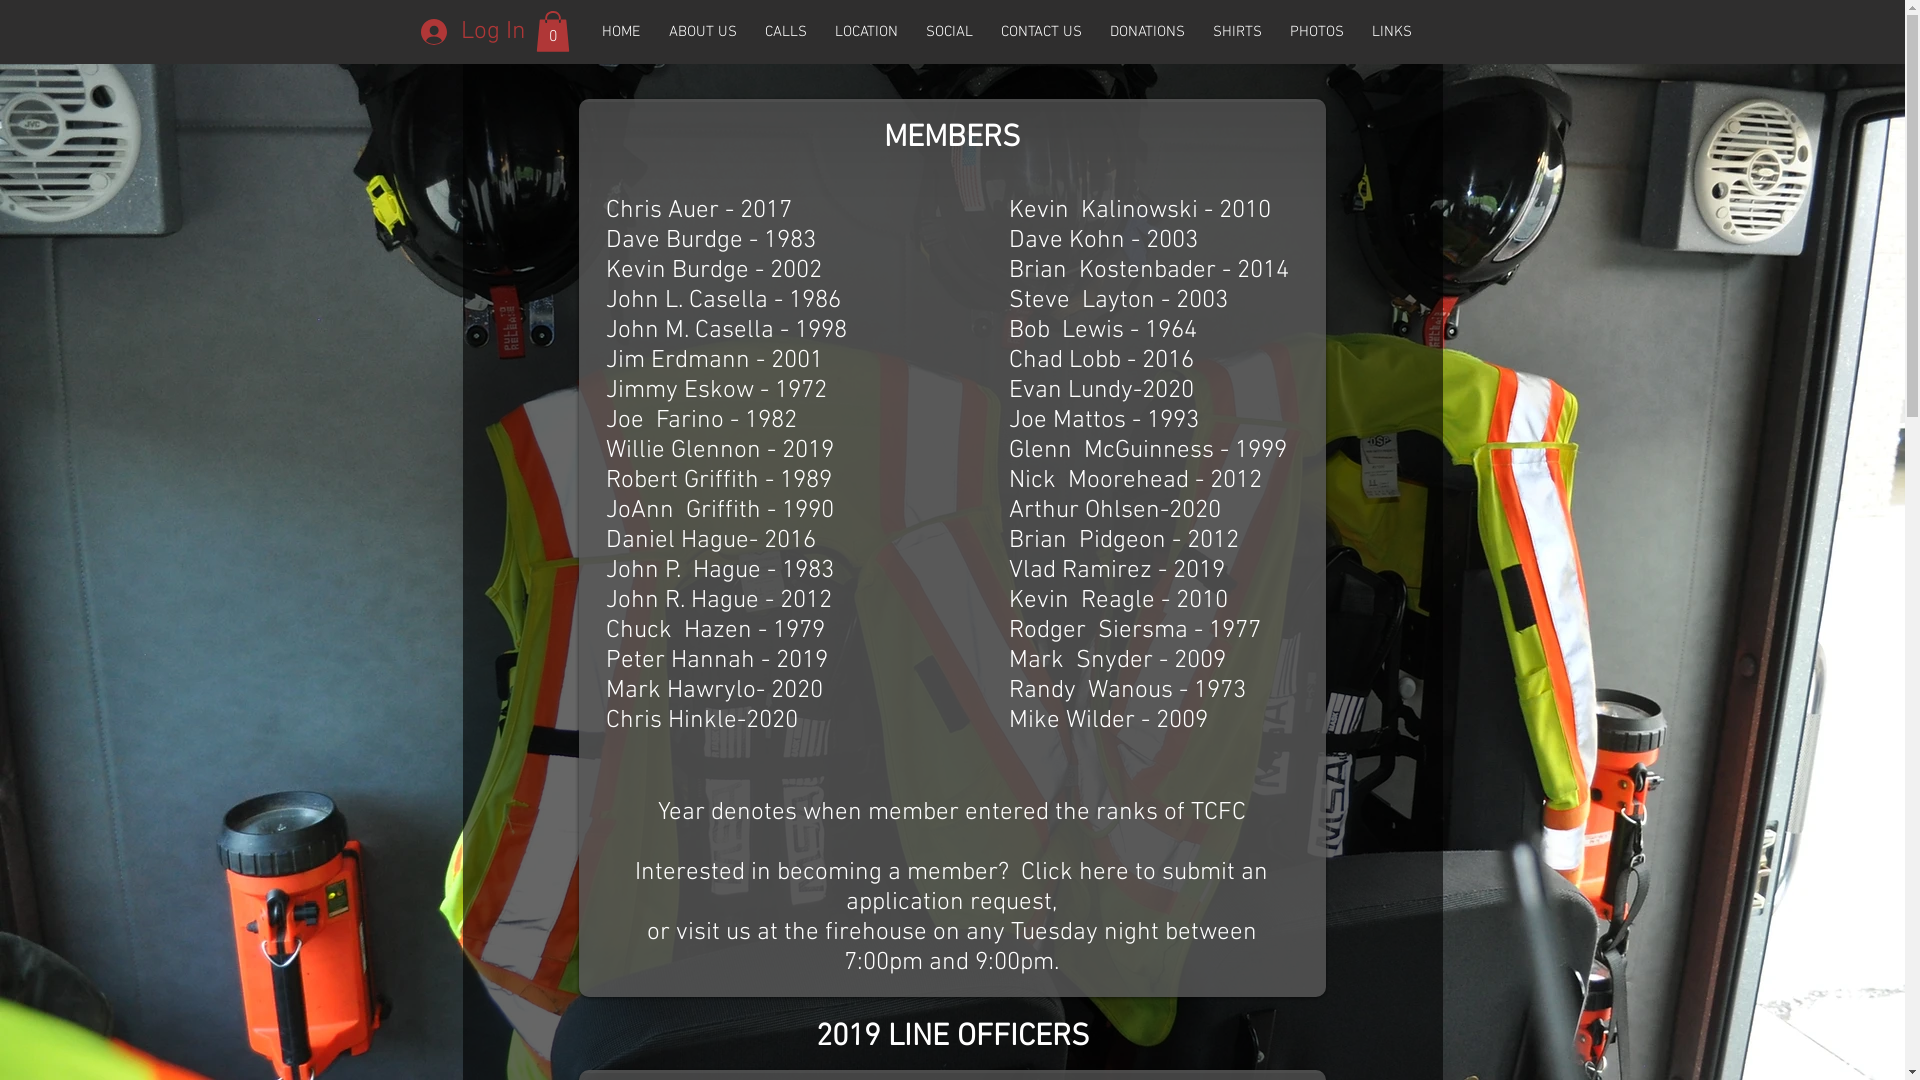 Image resolution: width=1920 pixels, height=1080 pixels. Describe the element at coordinates (405, 31) in the screenshot. I see `'Log In'` at that location.